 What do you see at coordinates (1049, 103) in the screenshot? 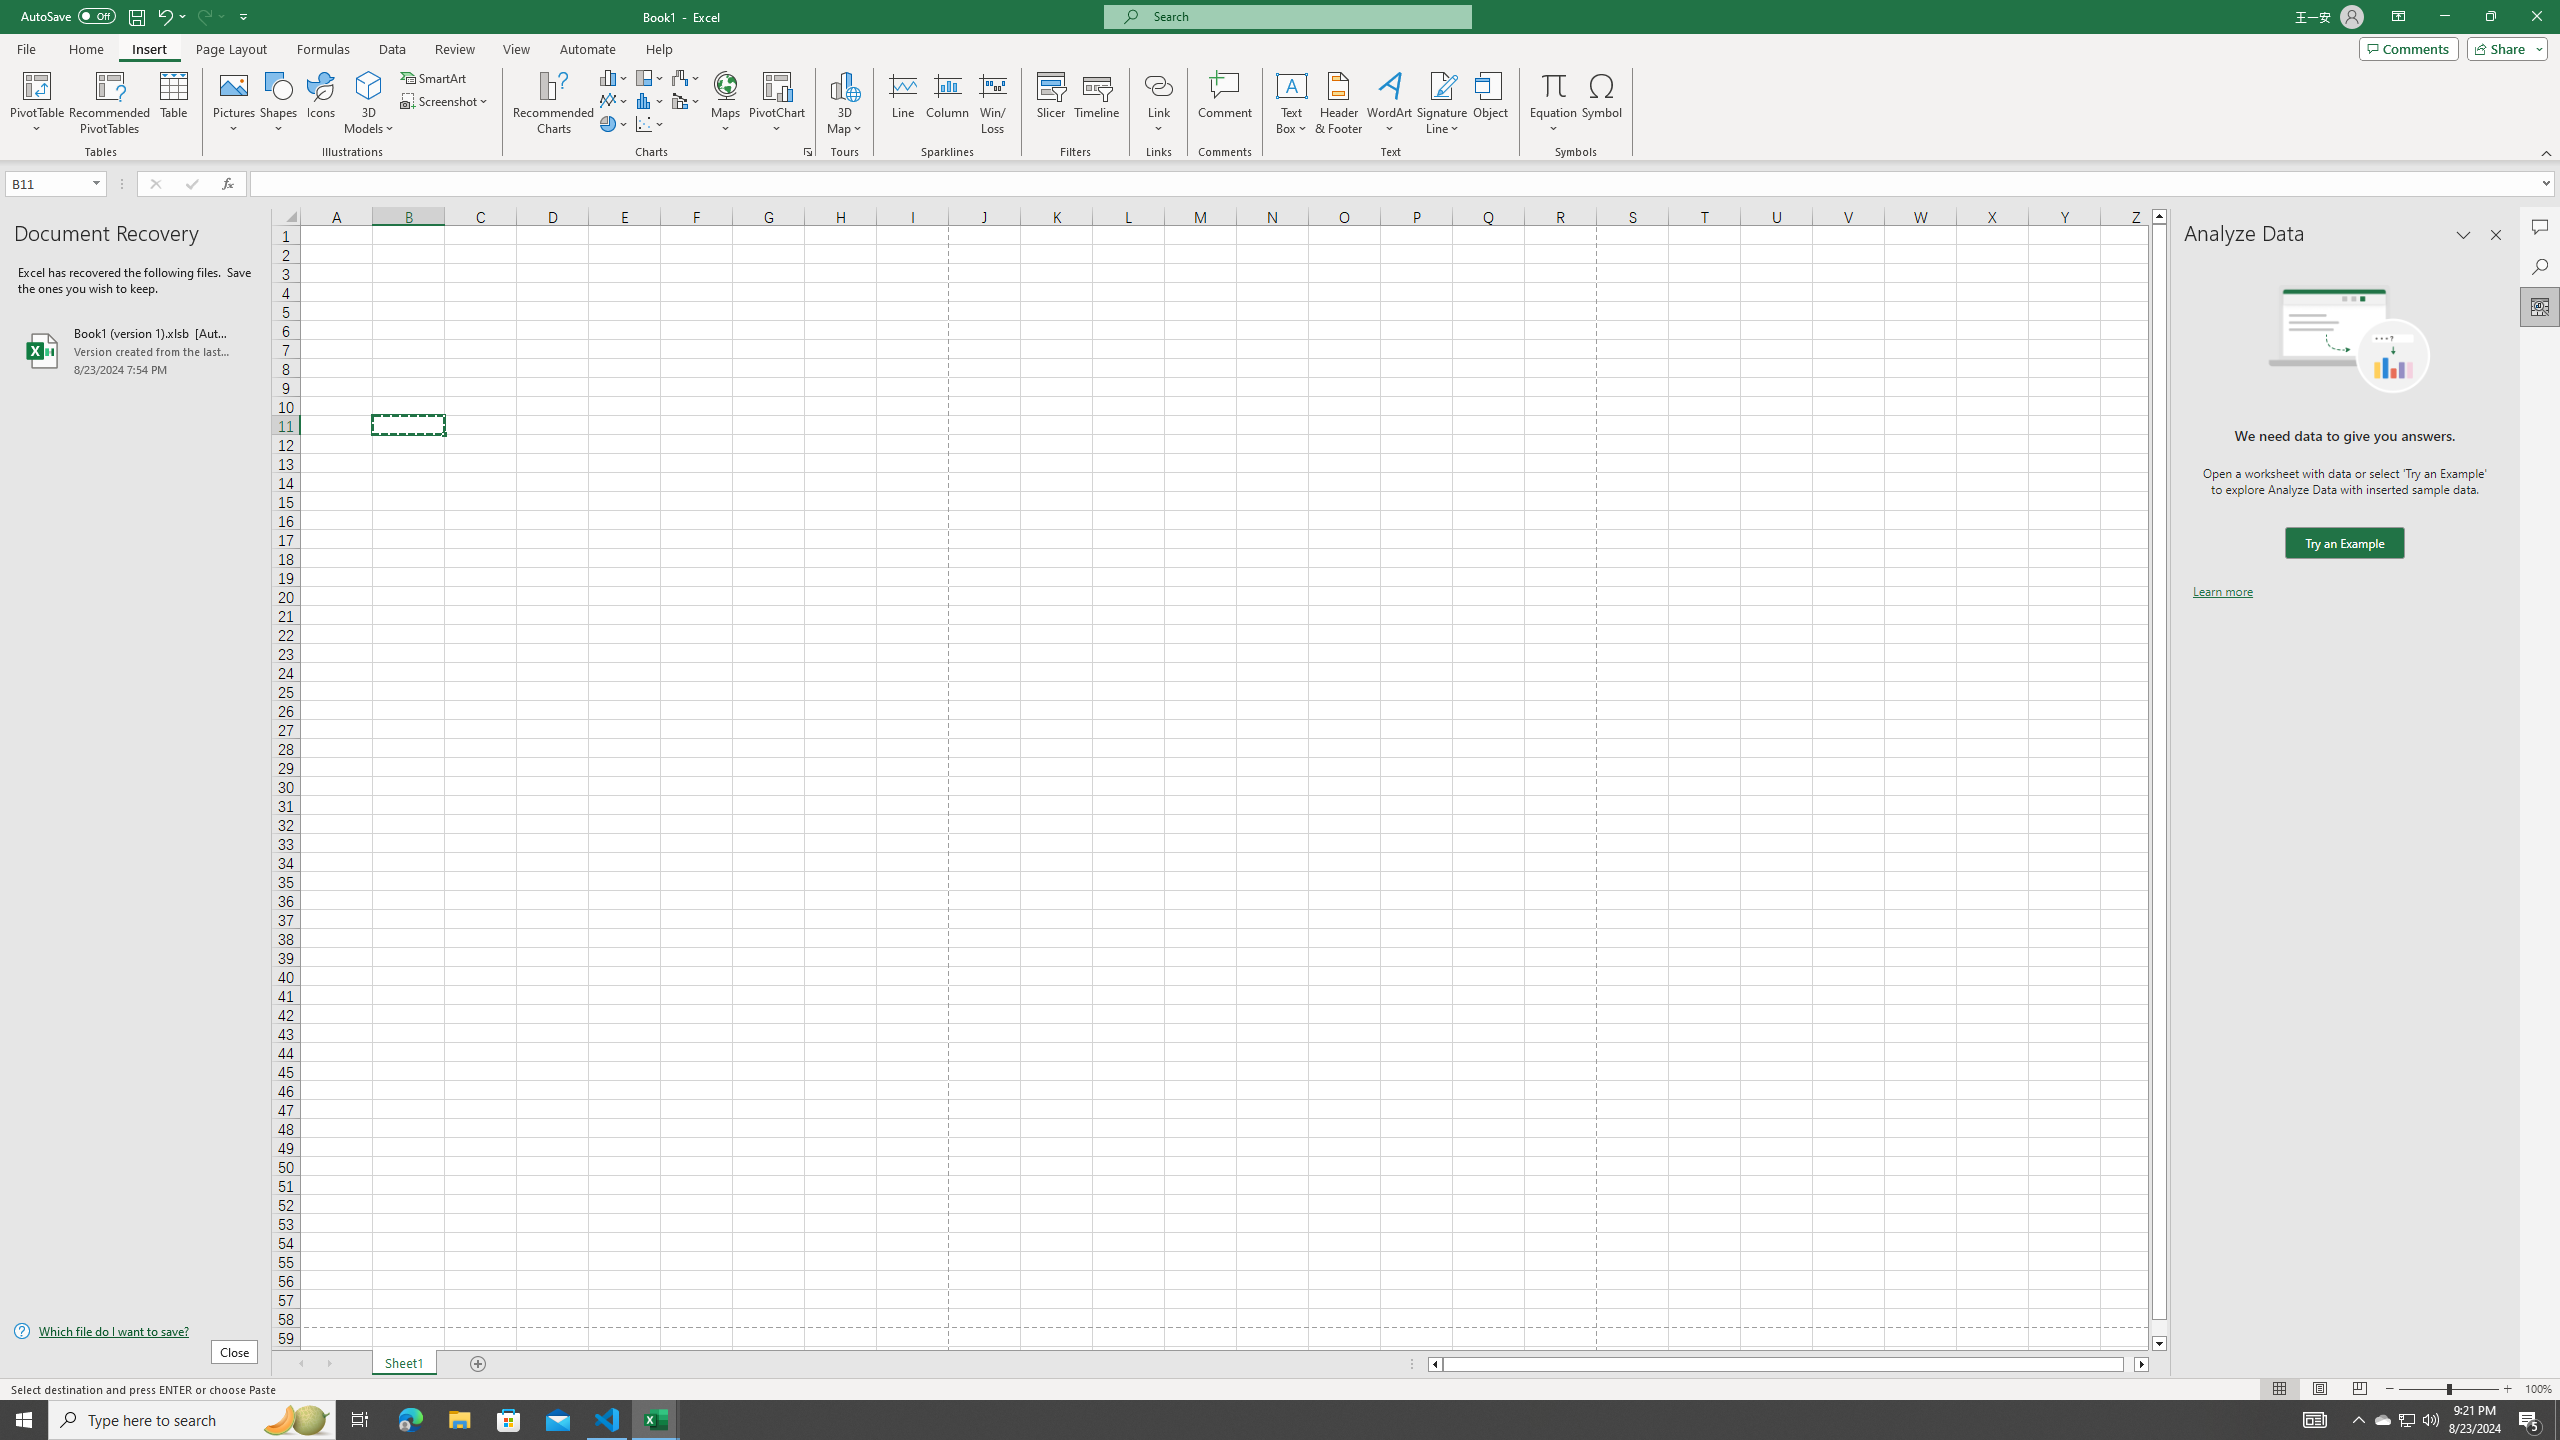
I see `'Slicer...'` at bounding box center [1049, 103].